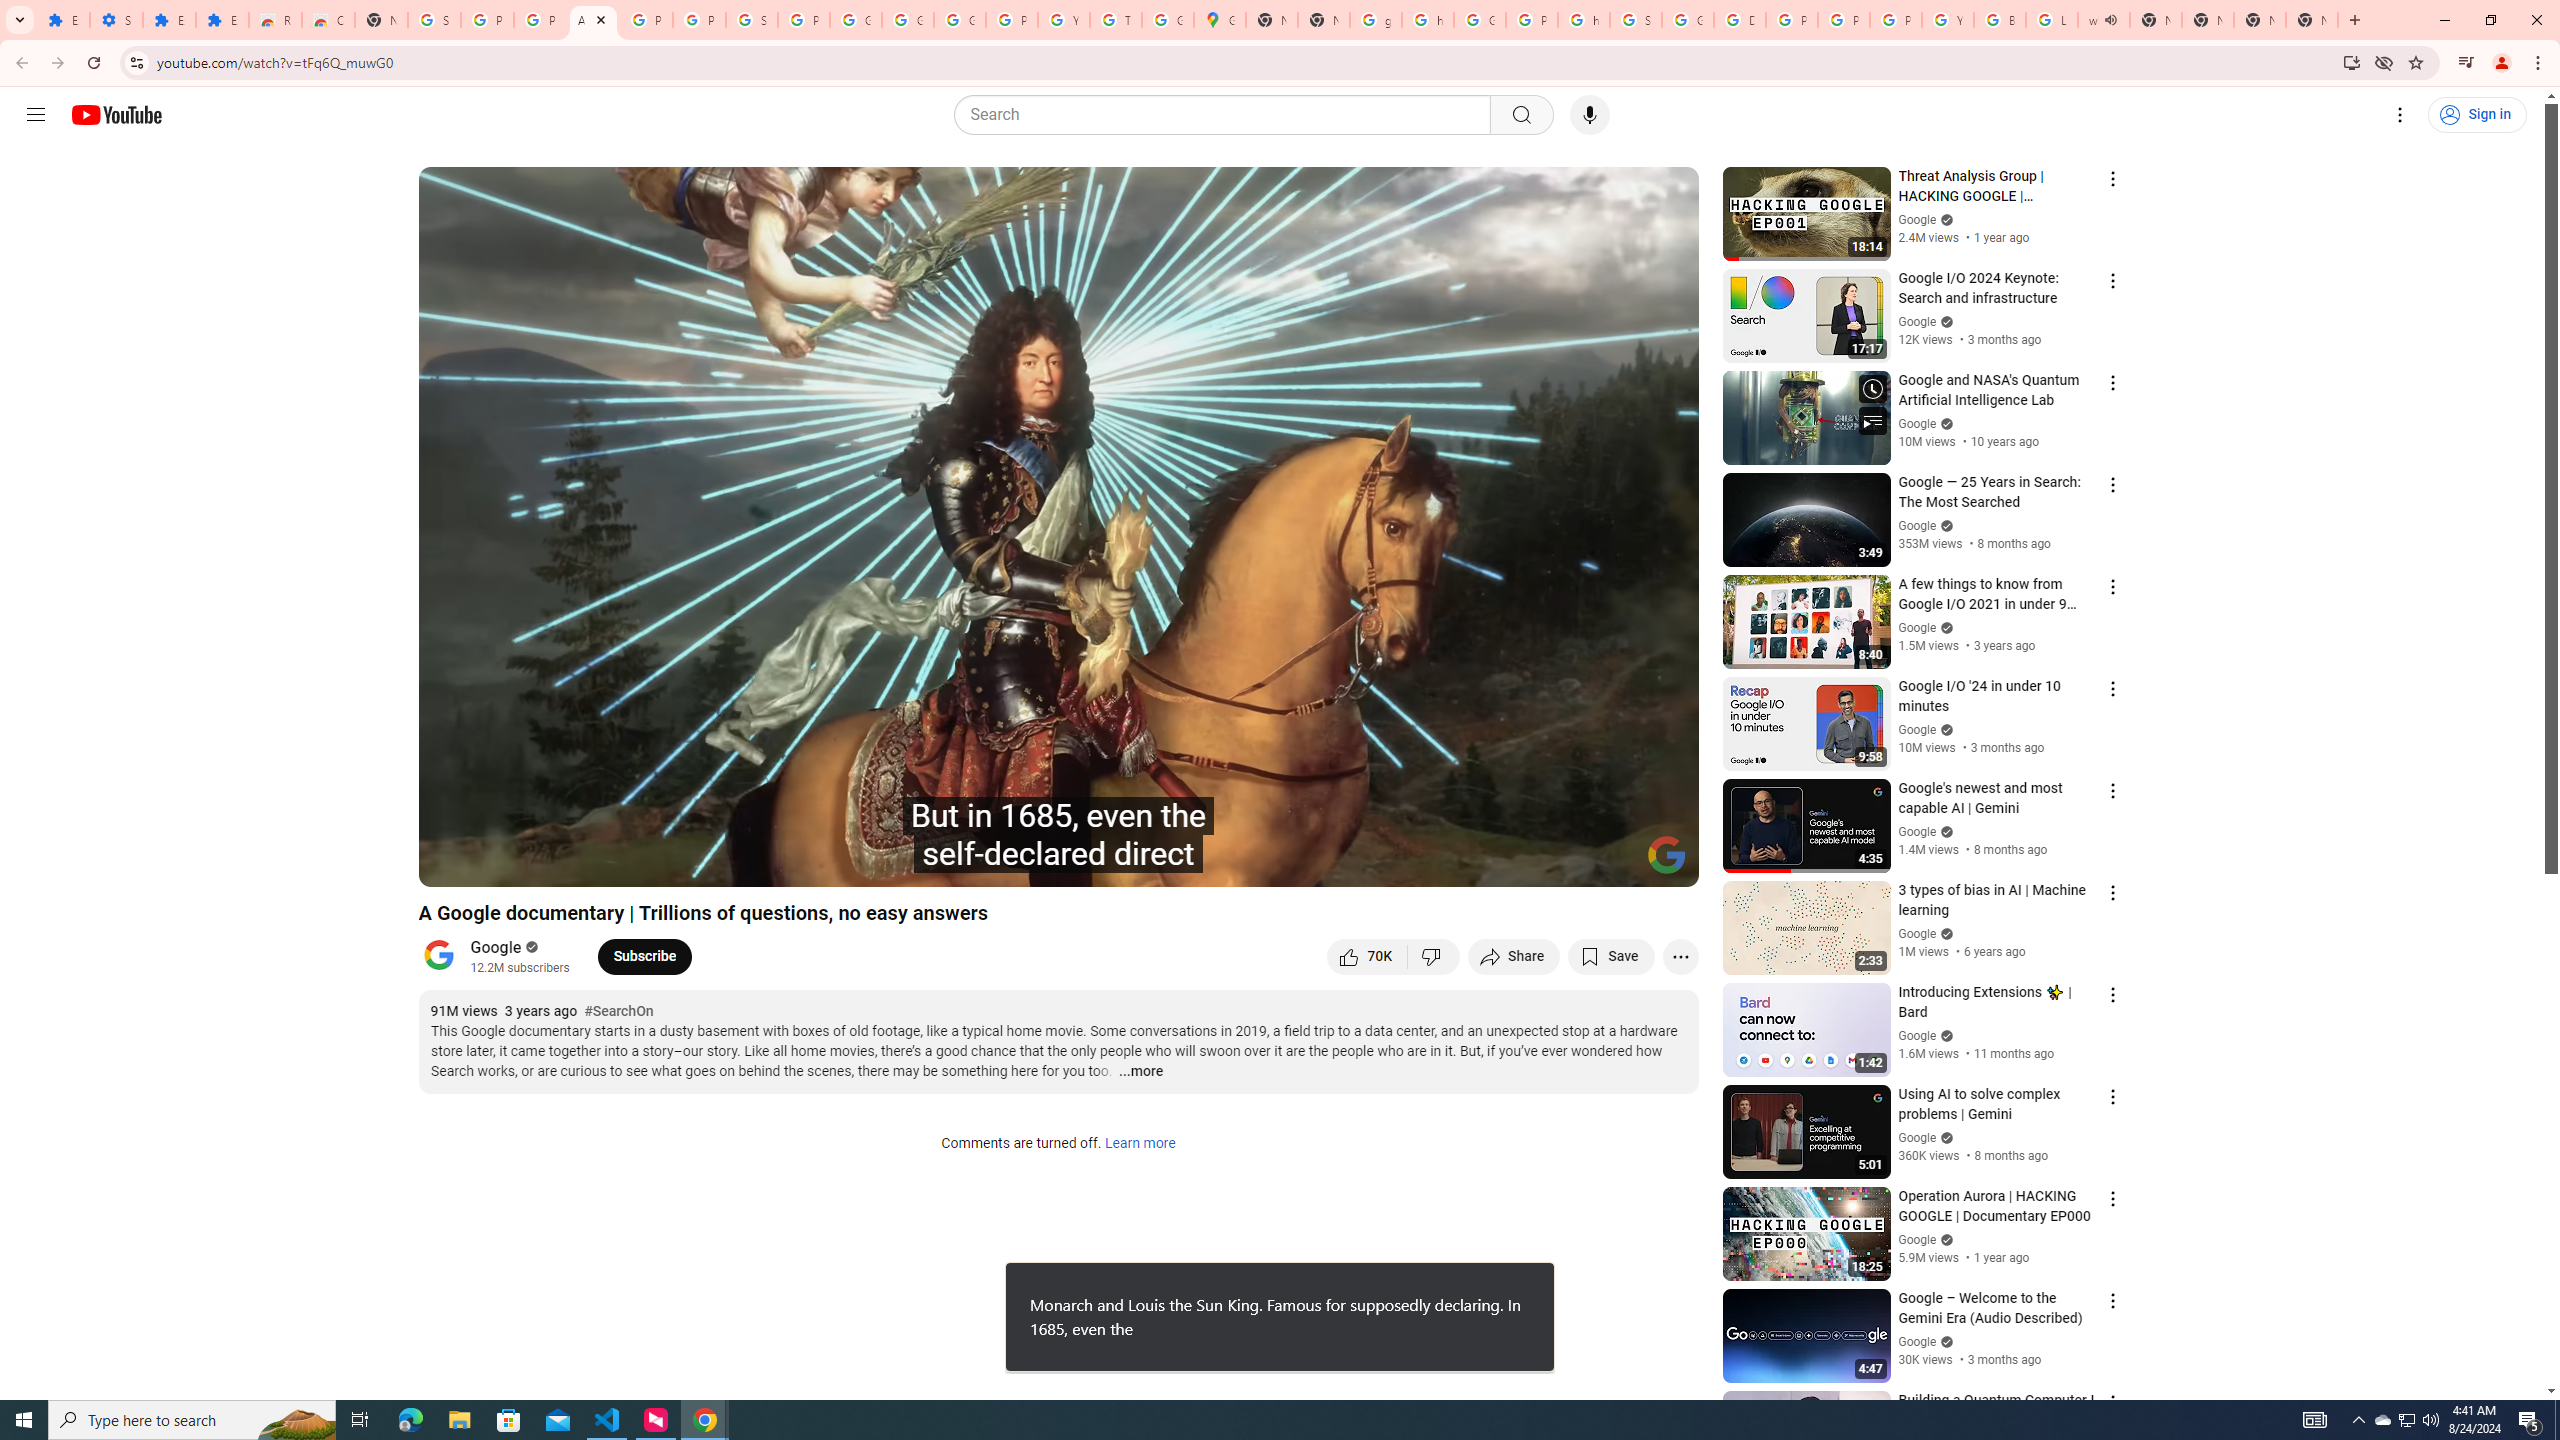 The width and height of the screenshot is (2560, 1440). What do you see at coordinates (135, 61) in the screenshot?
I see `'View site information'` at bounding box center [135, 61].